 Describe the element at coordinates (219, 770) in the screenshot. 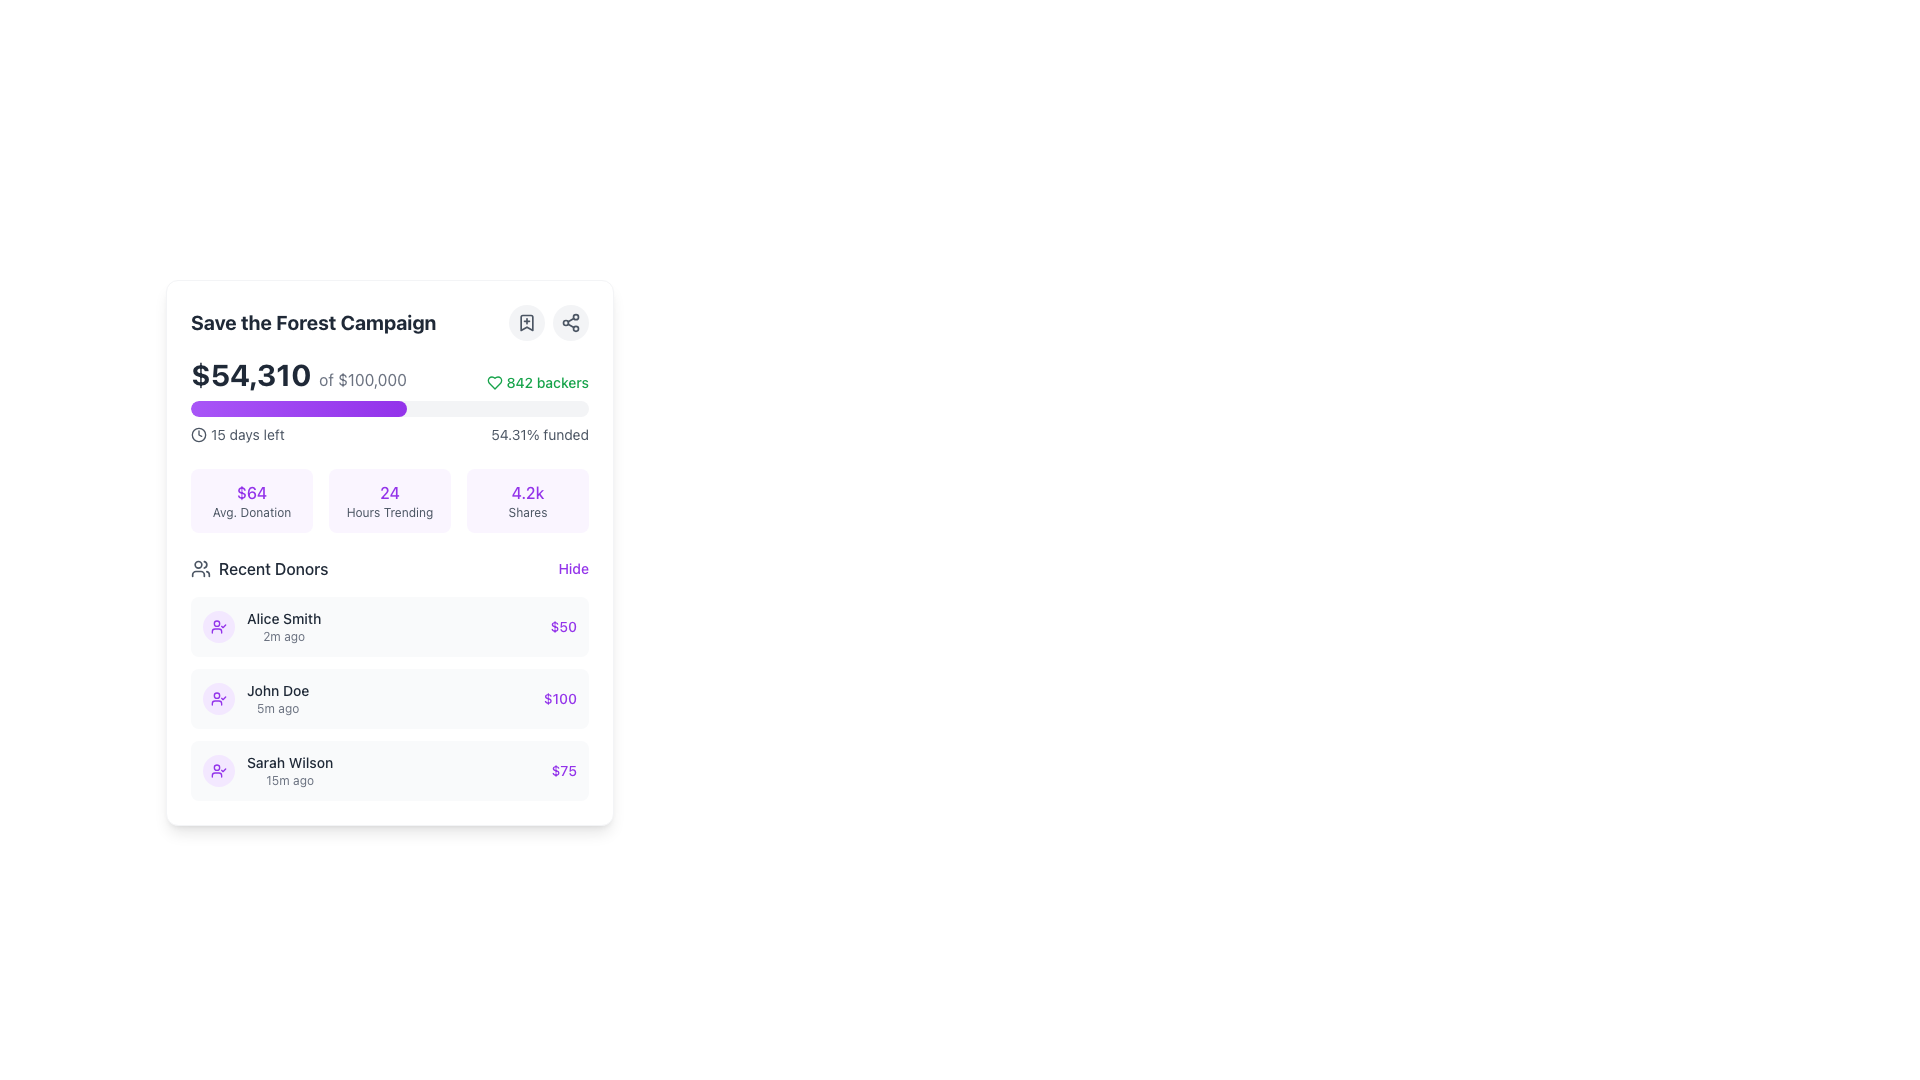

I see `the user profile icon with a check mark, styled in purple and encased in a light purple rounded button, located next to the 'Alice Smith' label in the 'Recent Donors' section` at that location.